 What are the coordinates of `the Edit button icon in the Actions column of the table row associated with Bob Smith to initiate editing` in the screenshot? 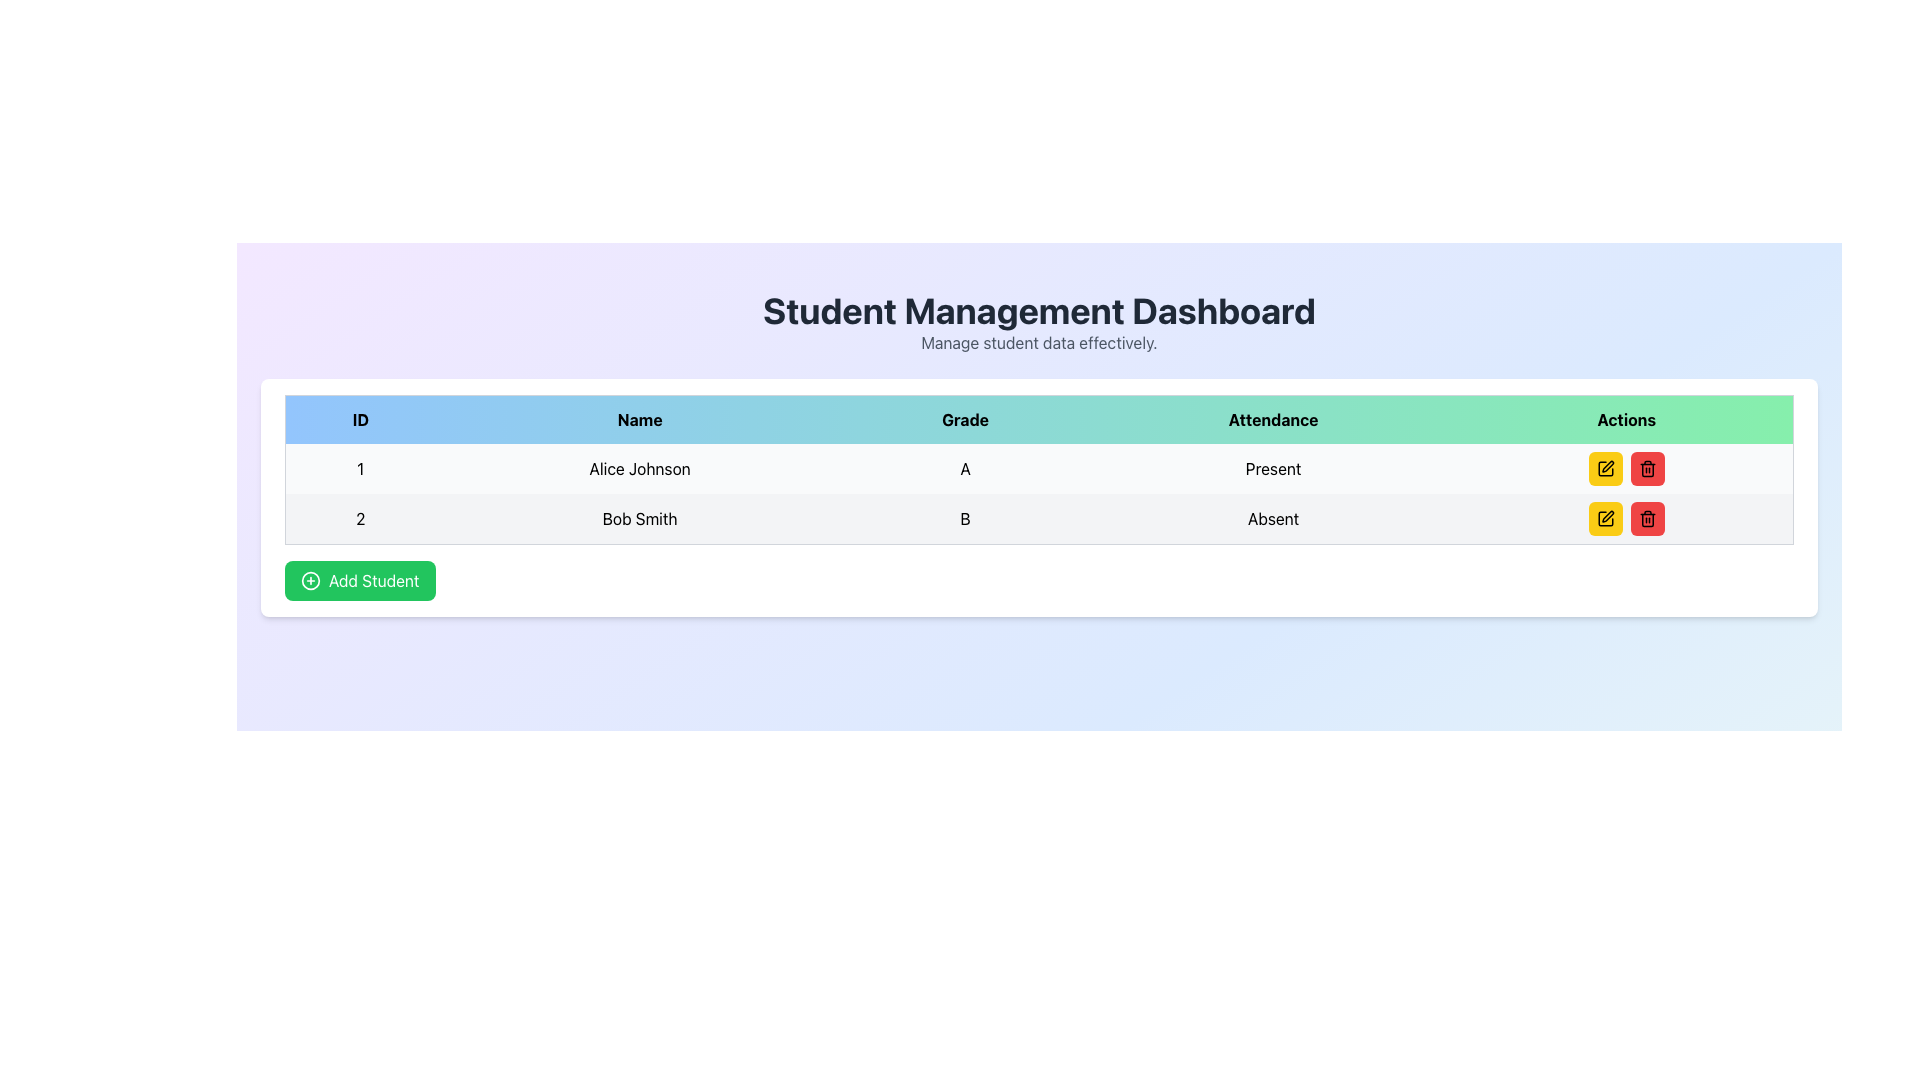 It's located at (1608, 466).